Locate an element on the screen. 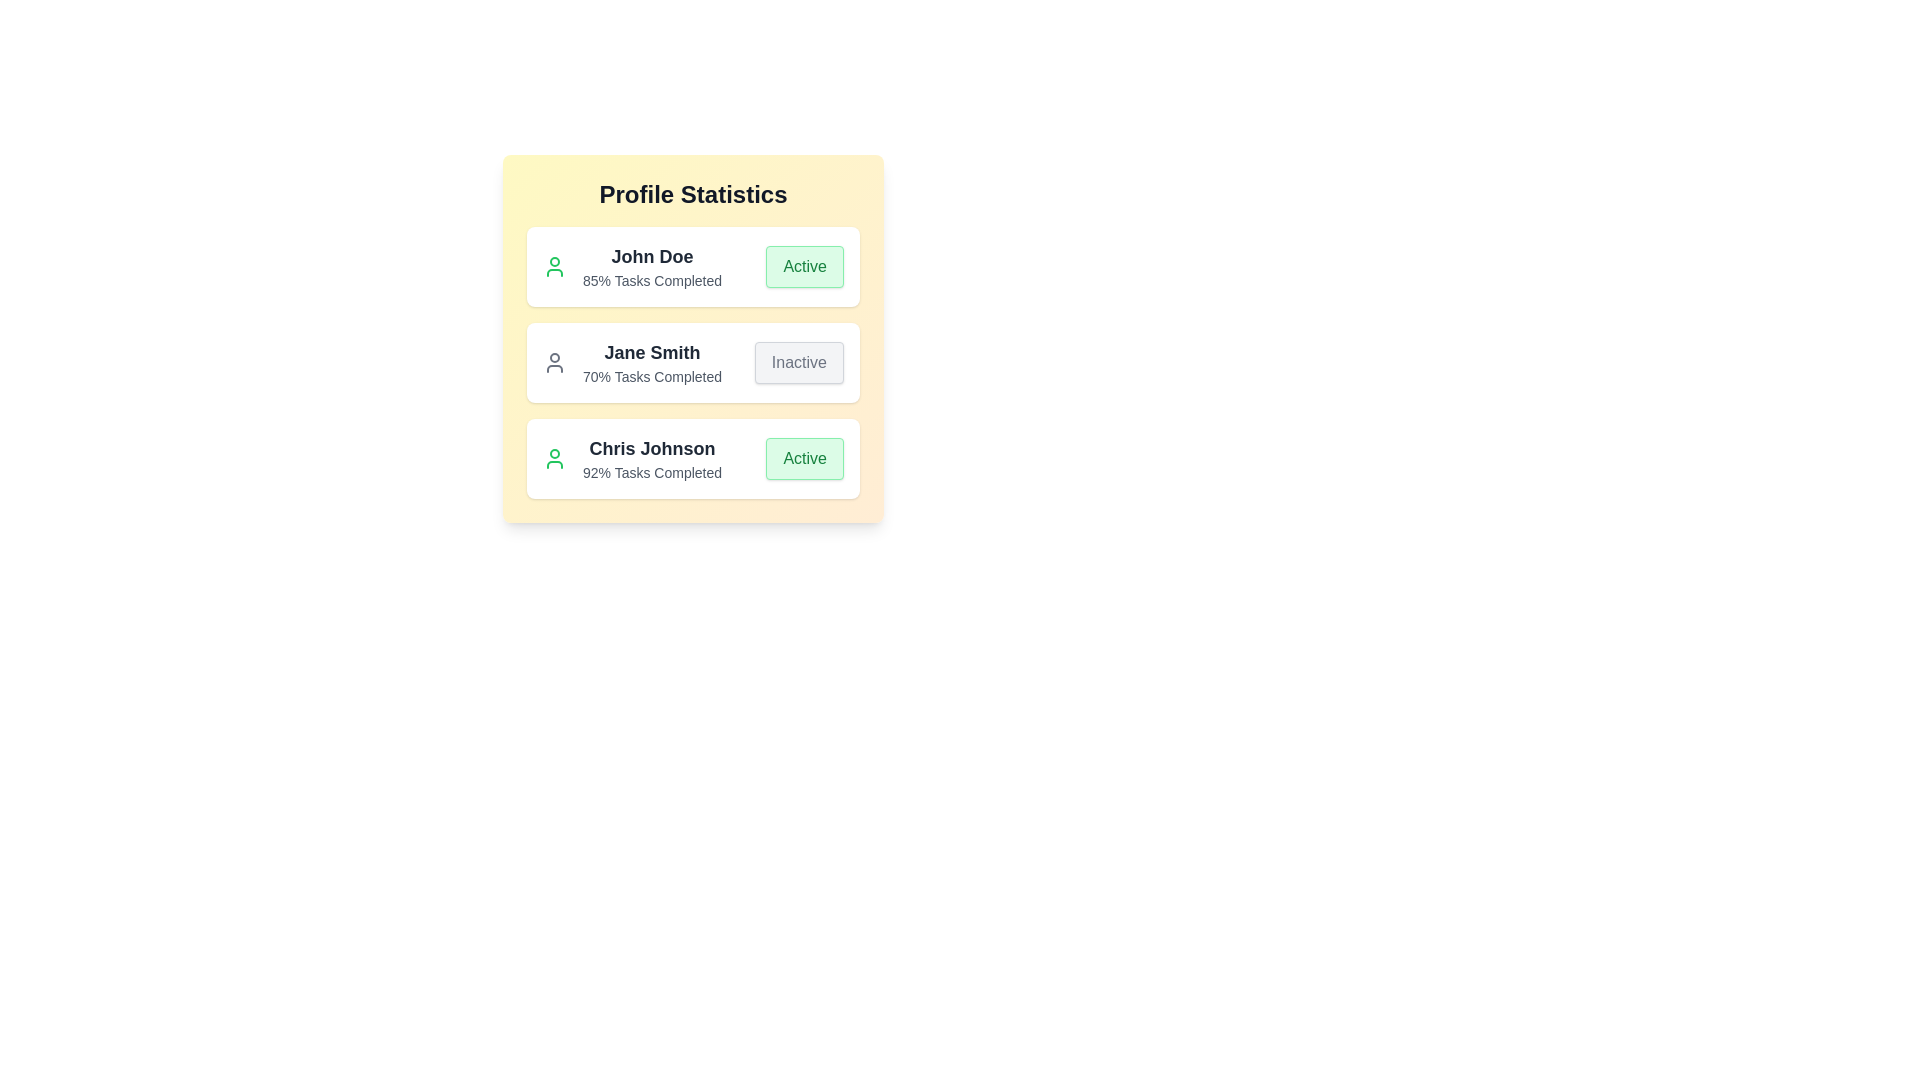  the user icon for Chris Johnson to explore additional interactions is located at coordinates (555, 459).